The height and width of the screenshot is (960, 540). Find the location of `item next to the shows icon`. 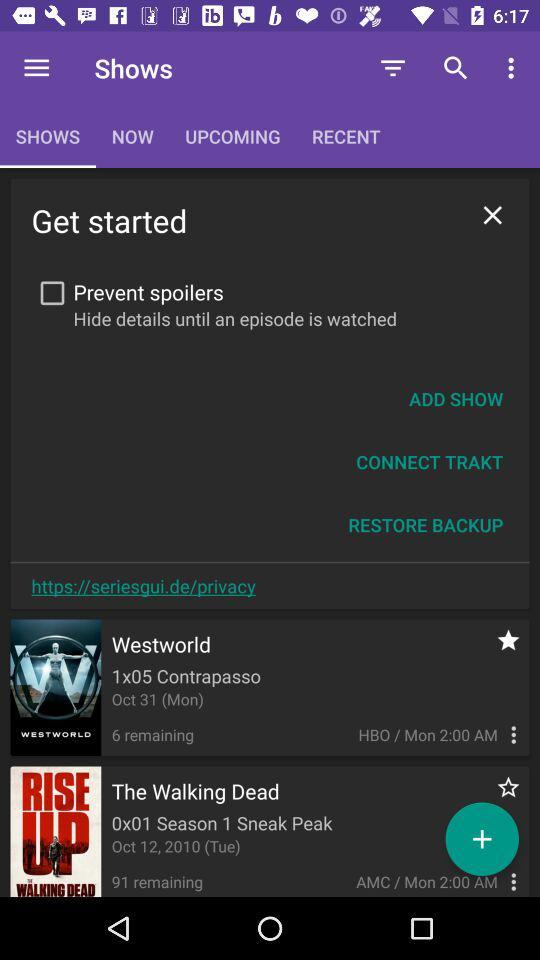

item next to the shows icon is located at coordinates (36, 68).